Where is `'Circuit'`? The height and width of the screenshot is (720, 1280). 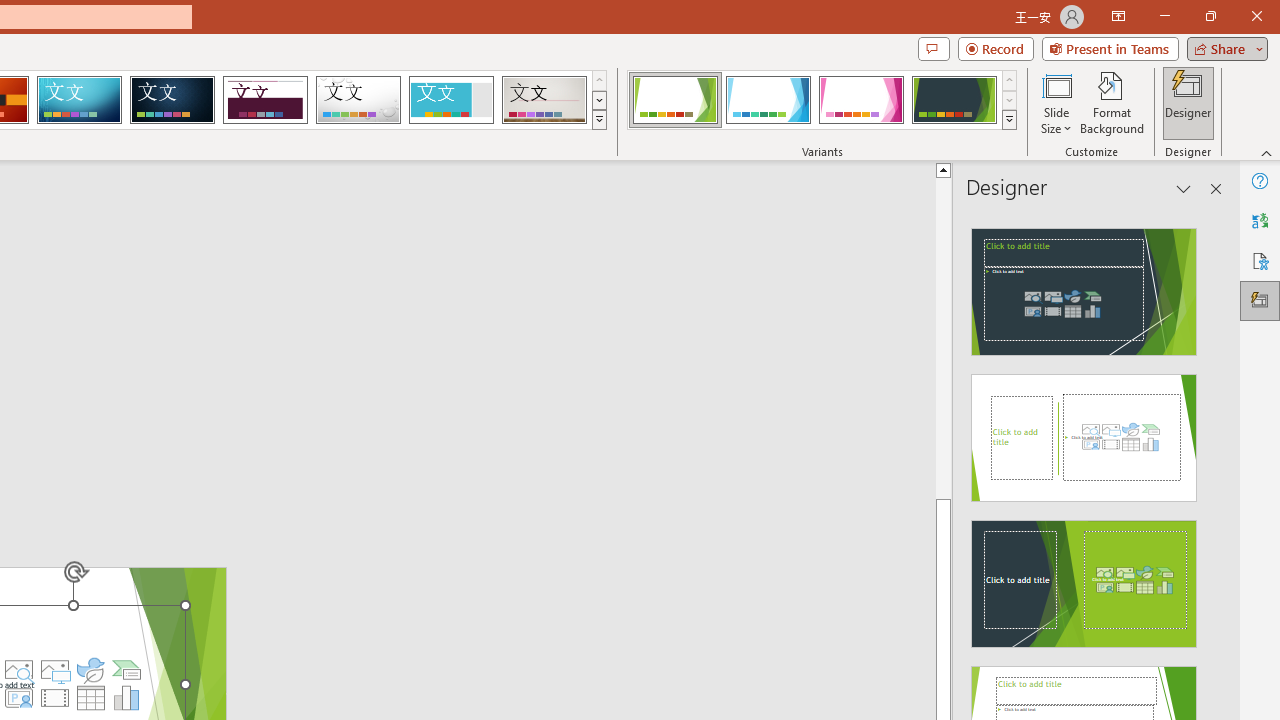 'Circuit' is located at coordinates (79, 100).